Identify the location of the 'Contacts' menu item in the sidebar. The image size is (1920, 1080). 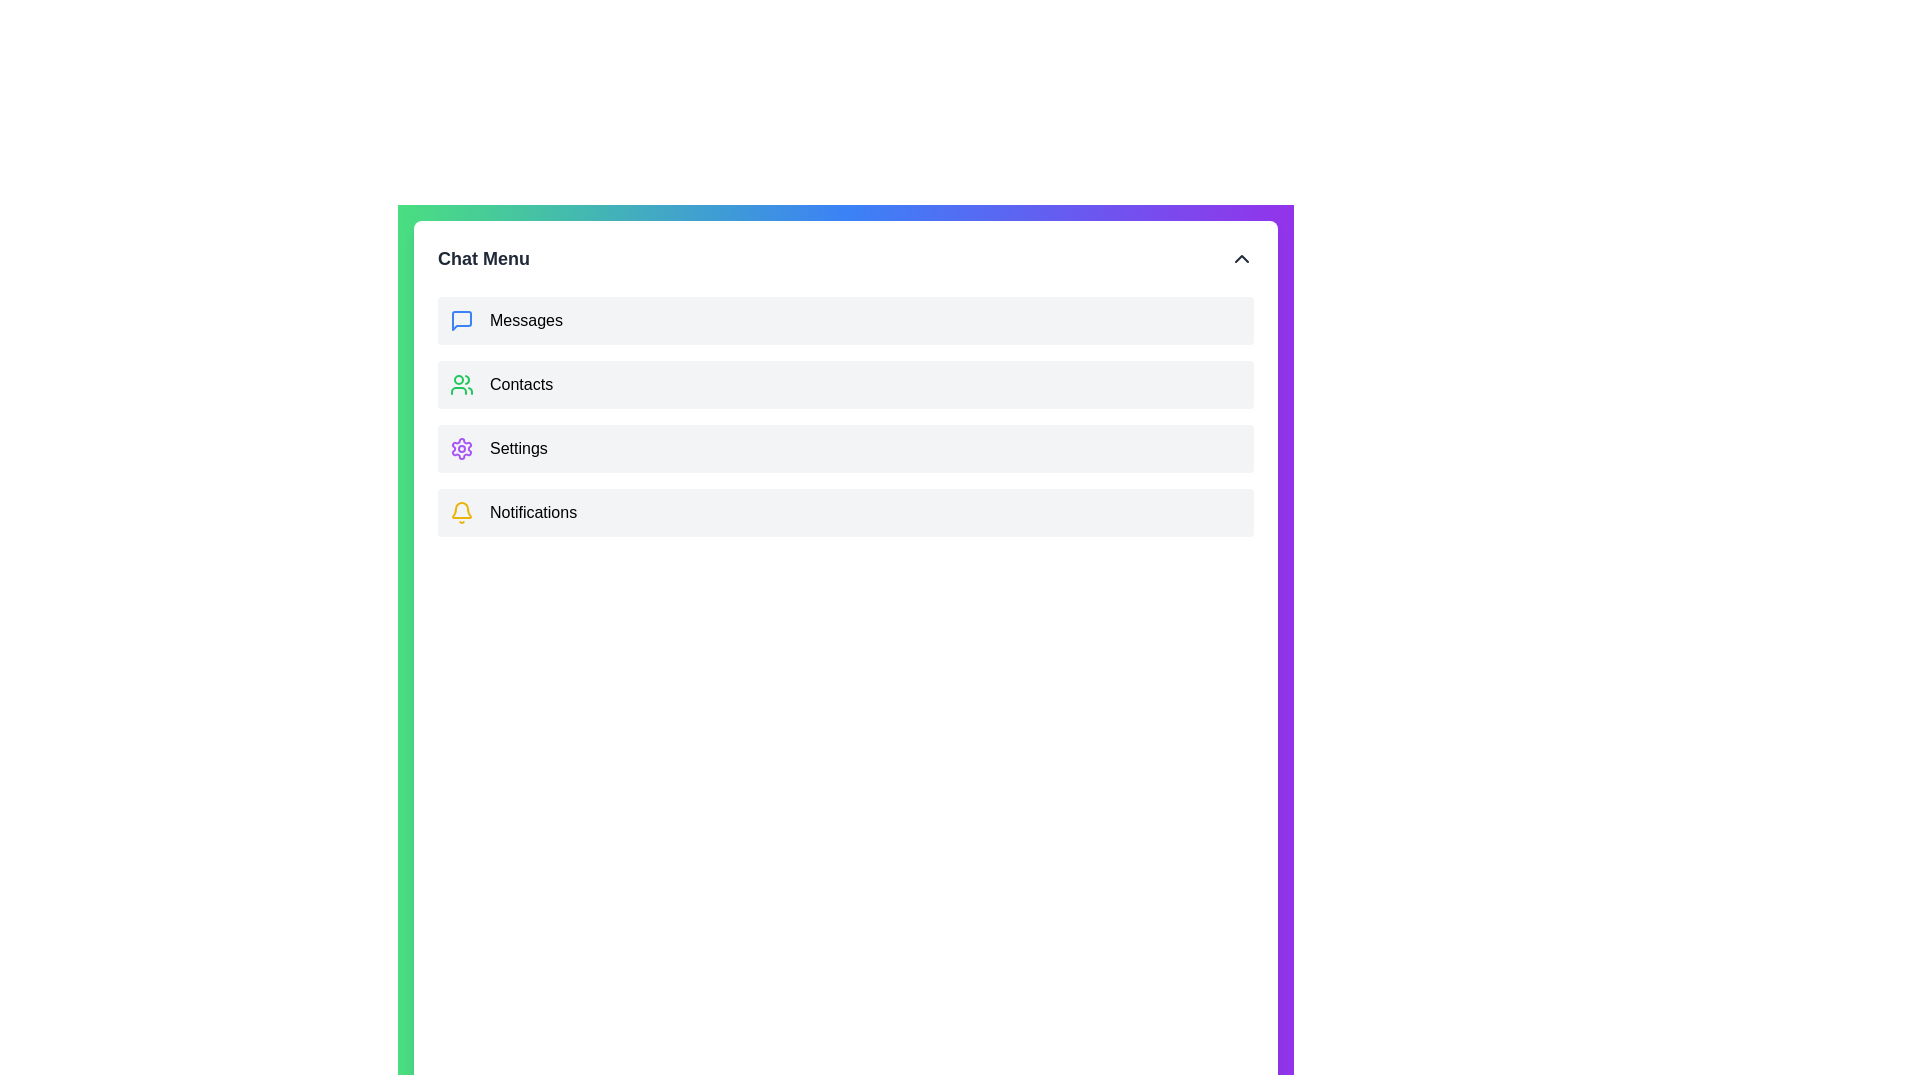
(845, 385).